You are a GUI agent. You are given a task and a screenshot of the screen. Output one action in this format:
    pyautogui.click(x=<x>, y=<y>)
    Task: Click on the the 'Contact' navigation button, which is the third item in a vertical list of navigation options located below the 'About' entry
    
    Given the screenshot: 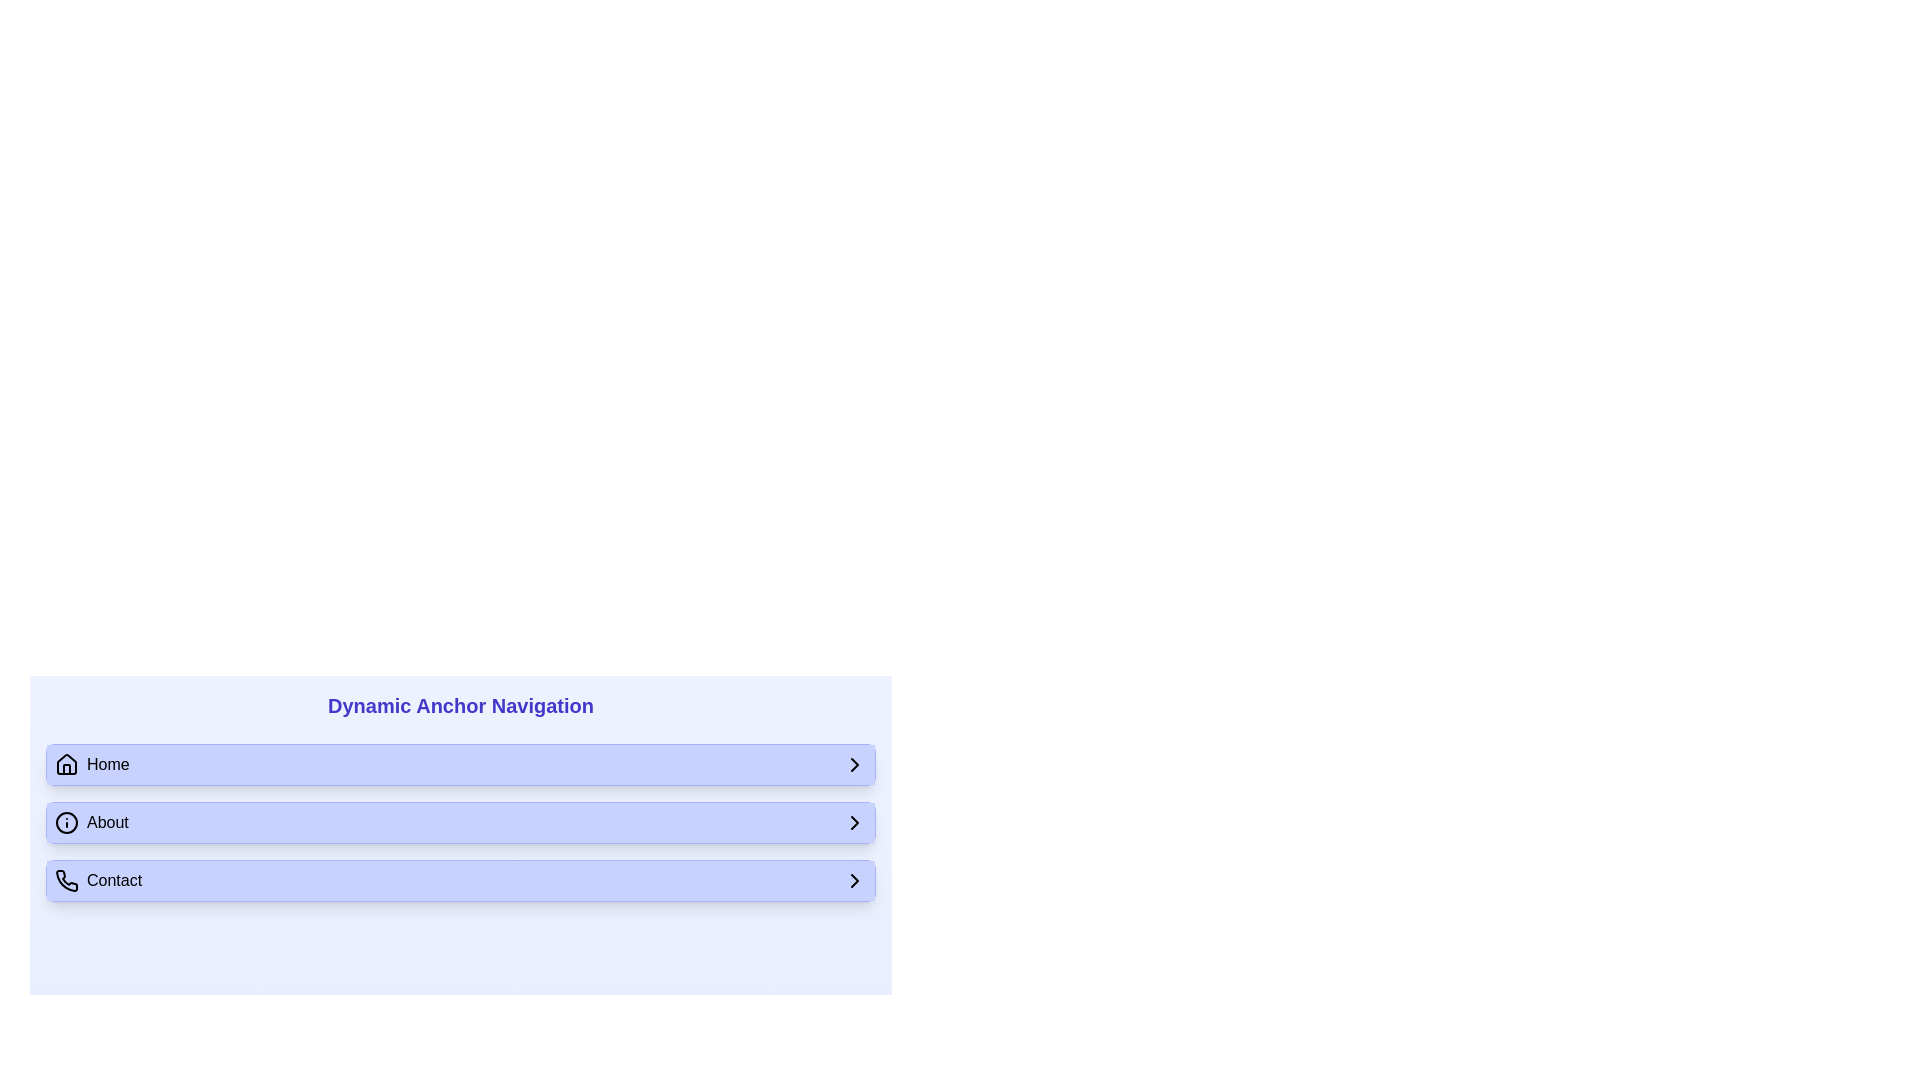 What is the action you would take?
    pyautogui.click(x=459, y=879)
    